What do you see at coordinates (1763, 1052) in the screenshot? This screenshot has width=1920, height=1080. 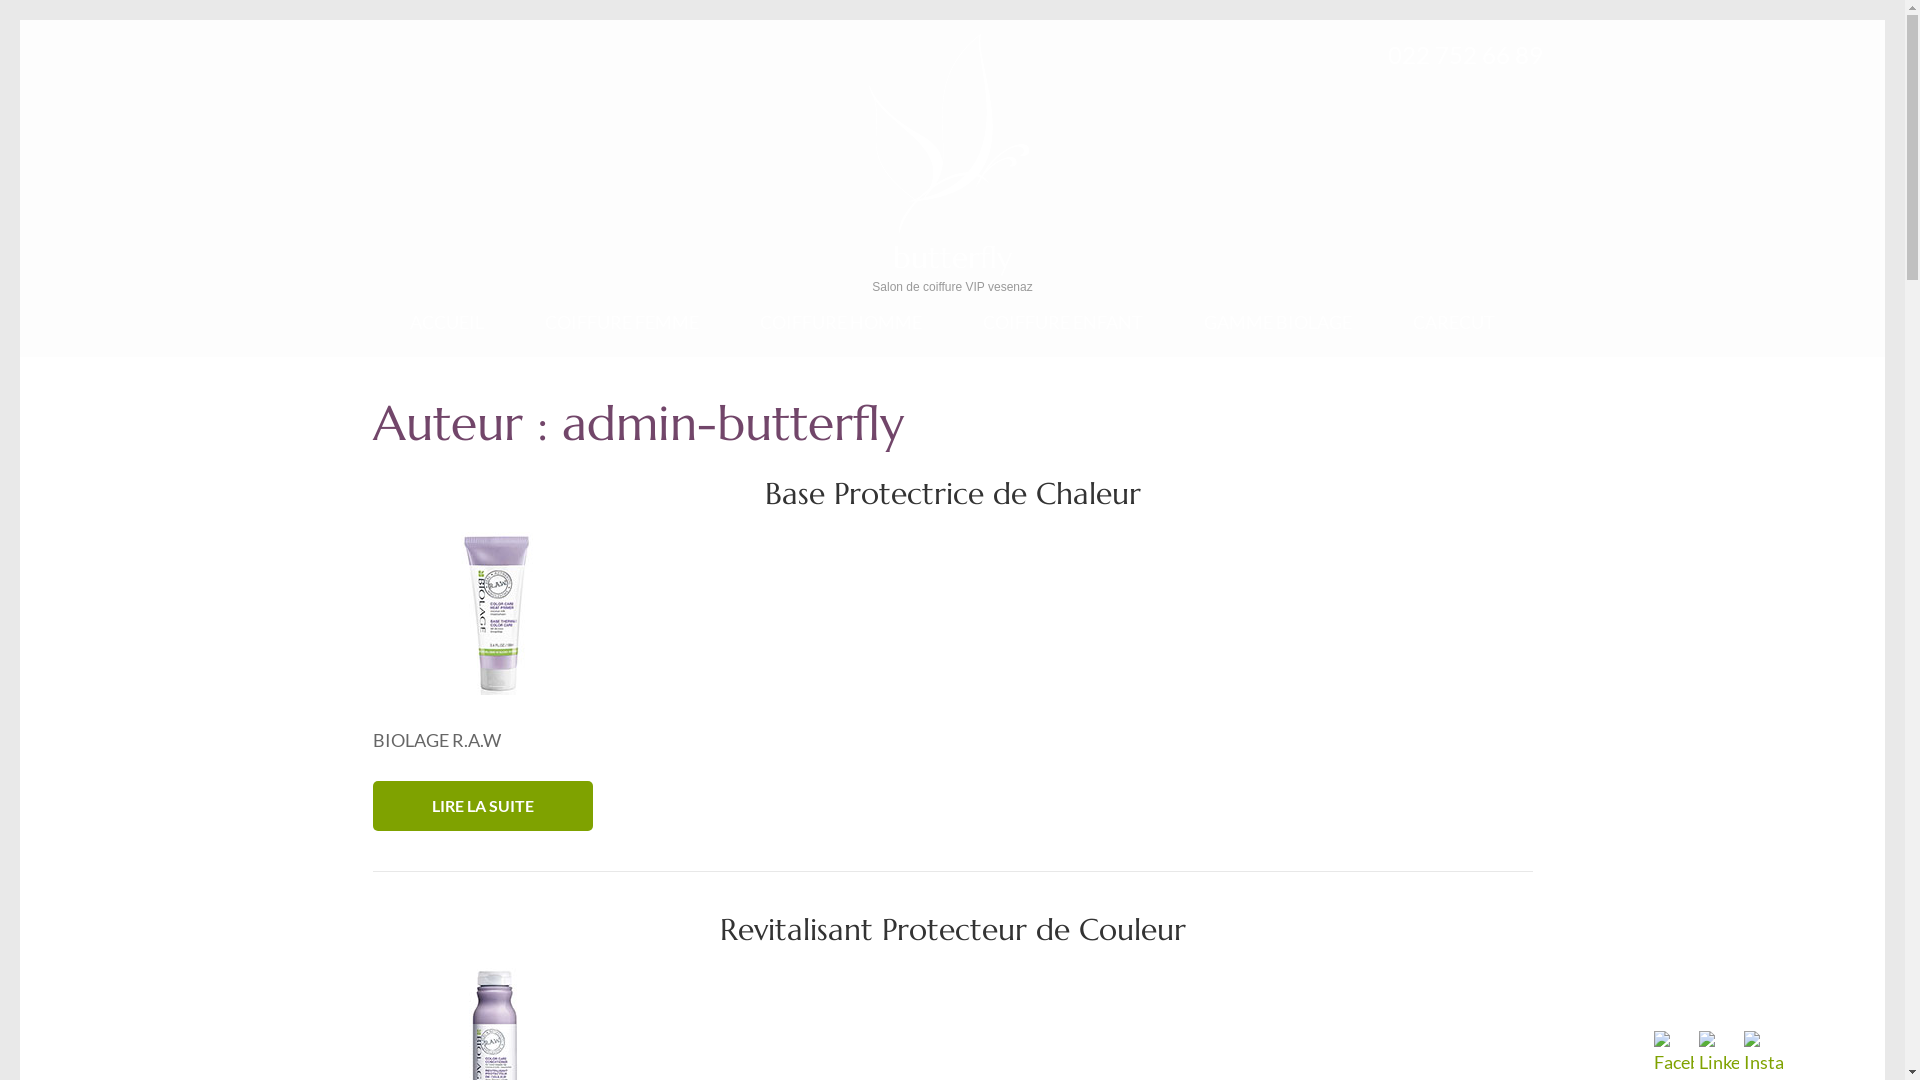 I see `'Instagram'` at bounding box center [1763, 1052].